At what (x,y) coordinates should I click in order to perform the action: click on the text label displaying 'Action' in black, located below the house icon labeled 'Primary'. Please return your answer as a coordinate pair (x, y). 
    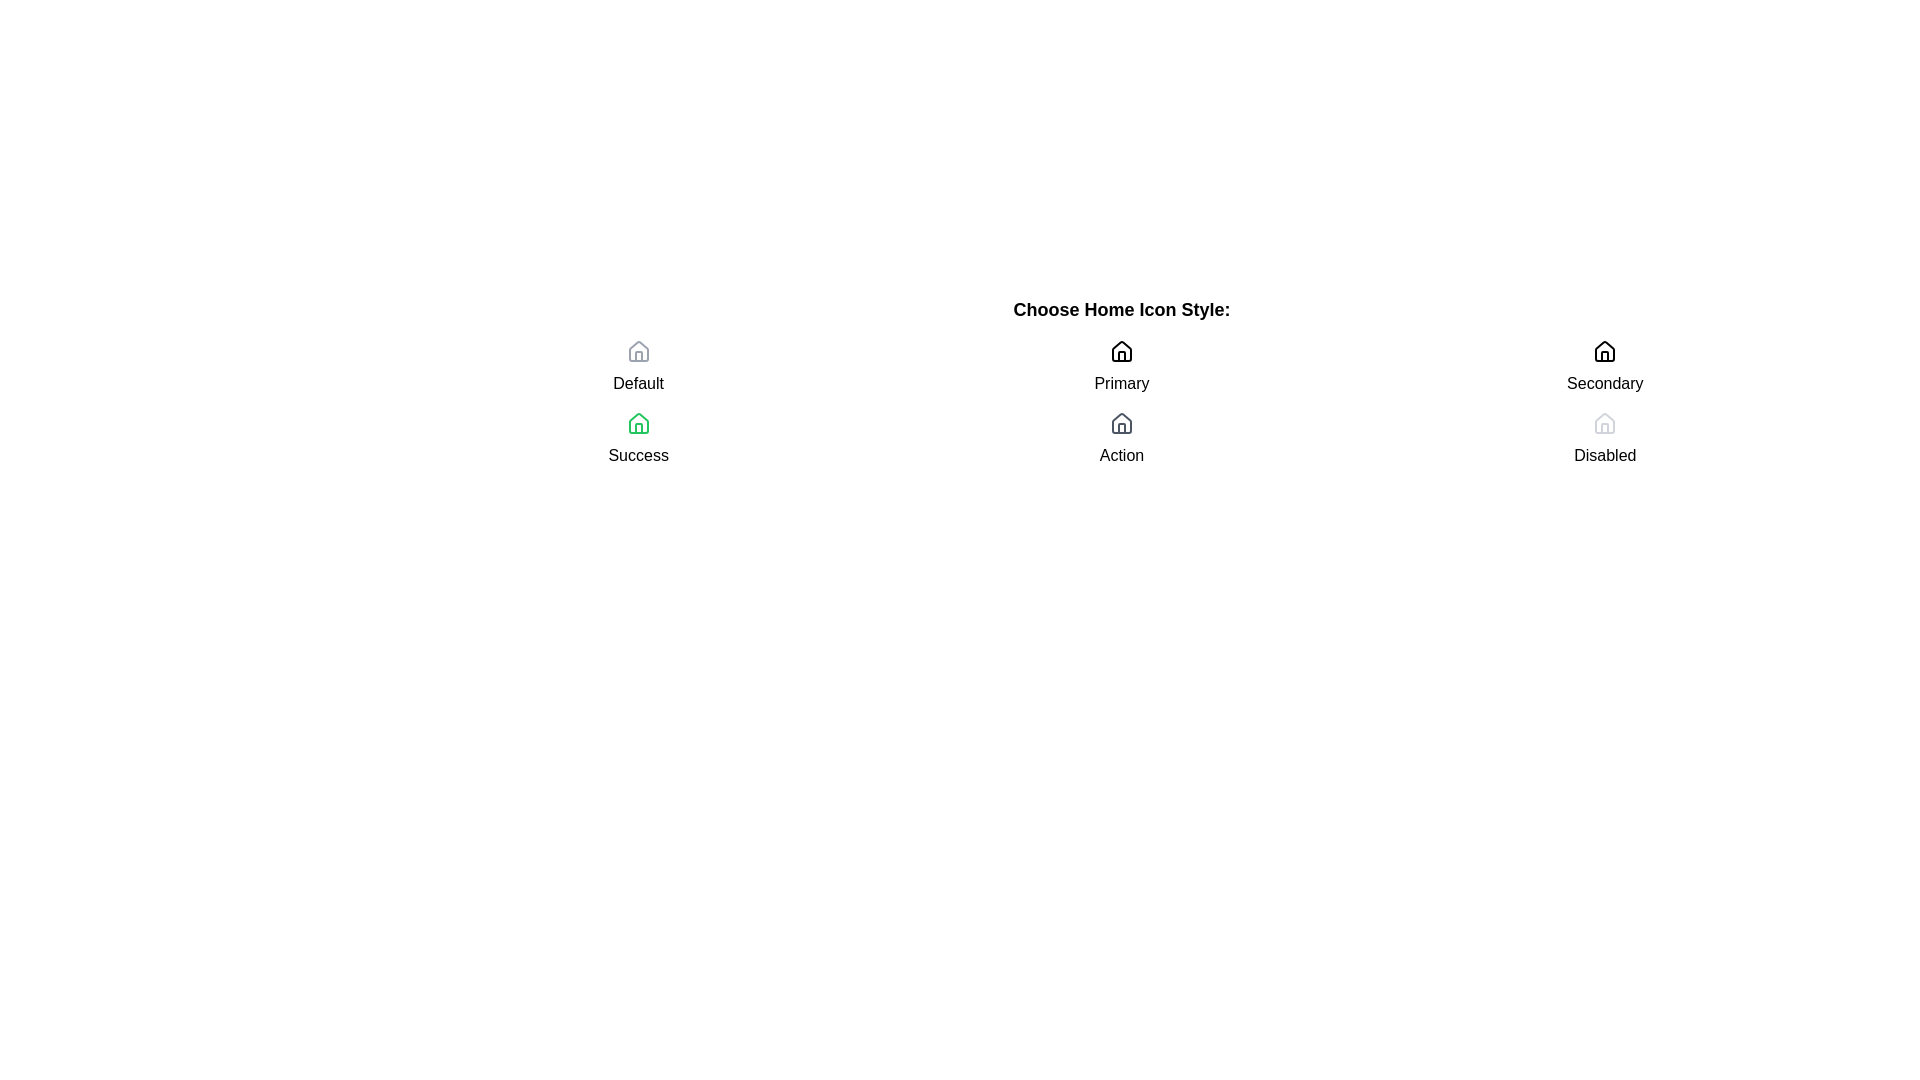
    Looking at the image, I should click on (1122, 455).